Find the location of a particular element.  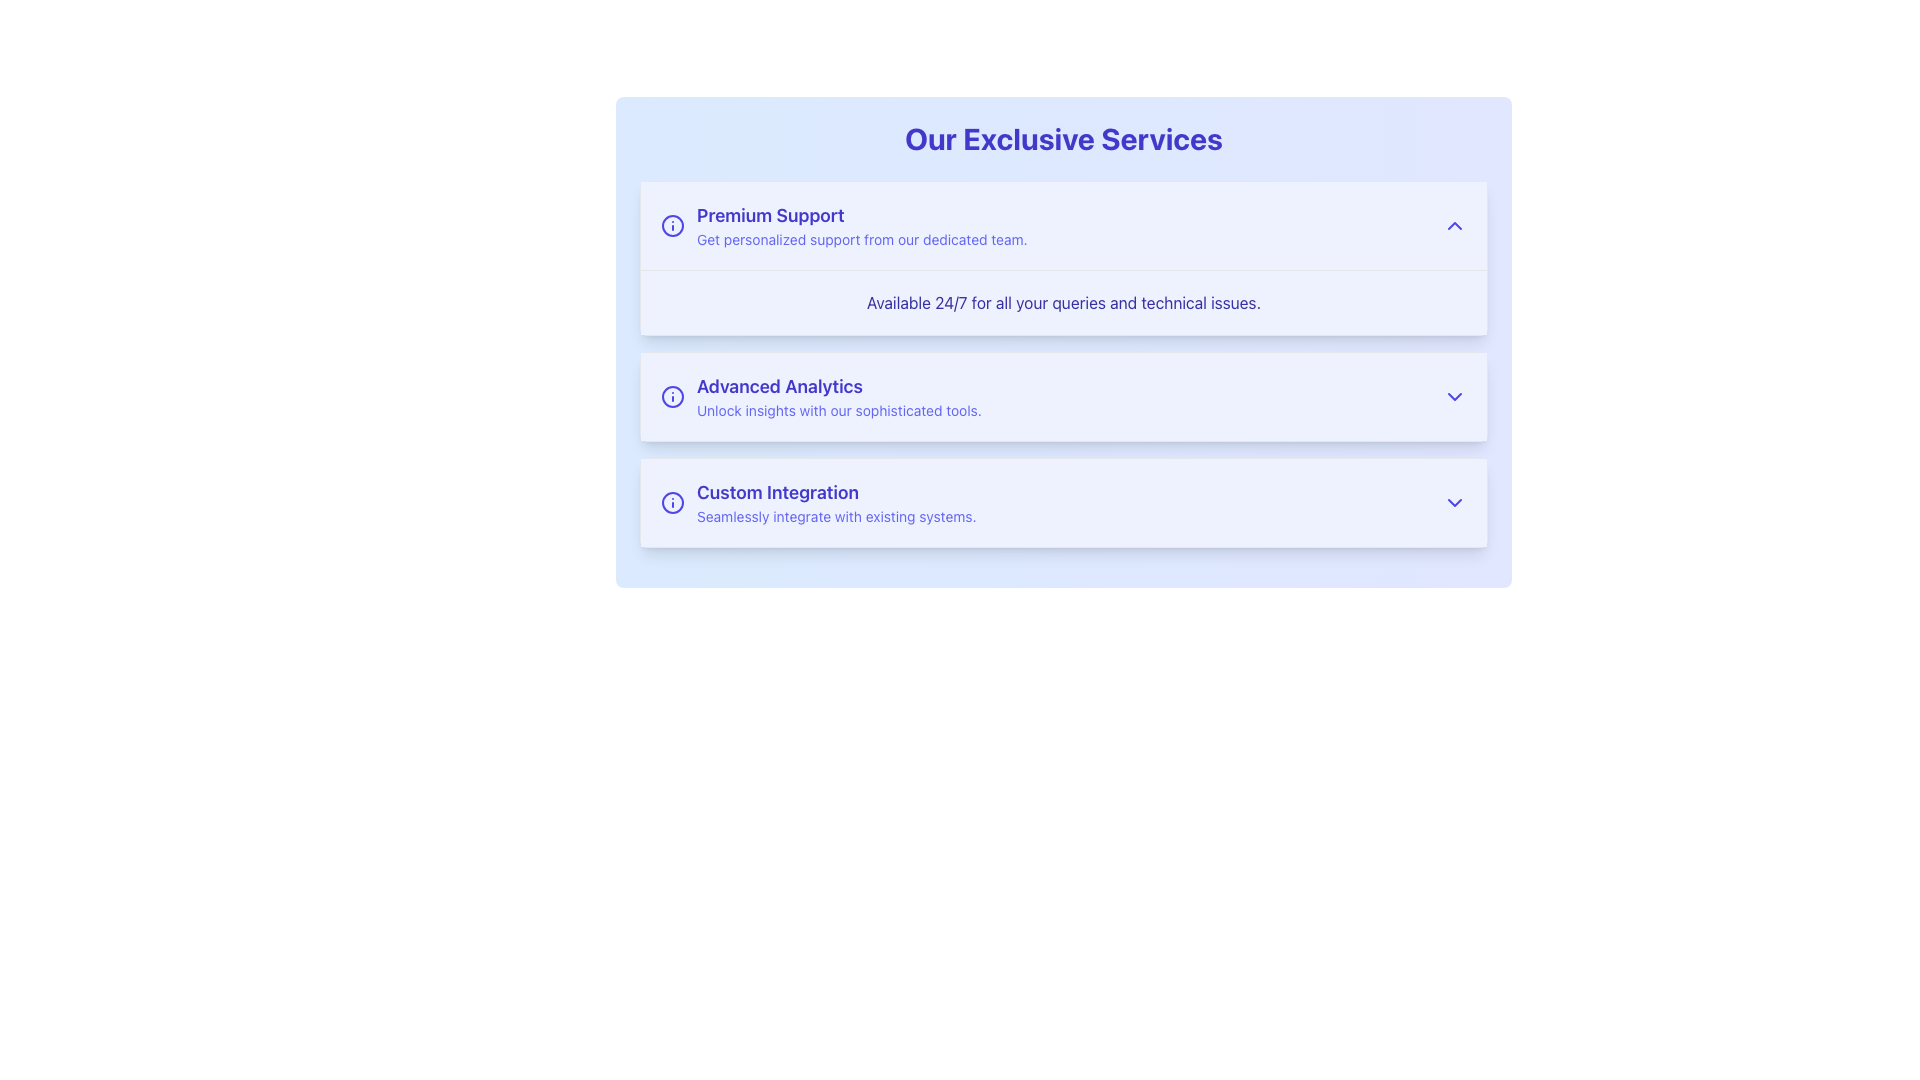

the descriptive Text block that provides information about the 'Custom Integration' feature, located below the 'Advanced Analytics' section and bordered by an information icon is located at coordinates (836, 501).